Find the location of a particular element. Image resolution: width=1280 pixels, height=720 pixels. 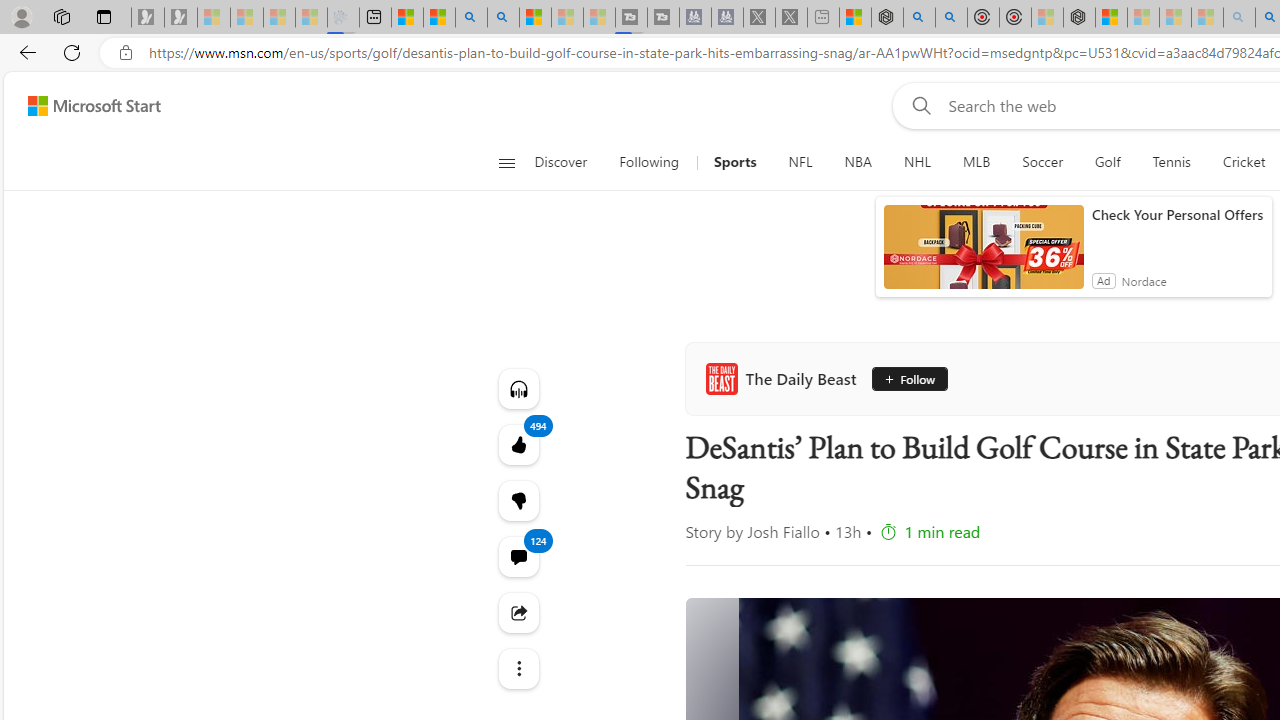

'Class: button-glyph' is located at coordinates (506, 162).